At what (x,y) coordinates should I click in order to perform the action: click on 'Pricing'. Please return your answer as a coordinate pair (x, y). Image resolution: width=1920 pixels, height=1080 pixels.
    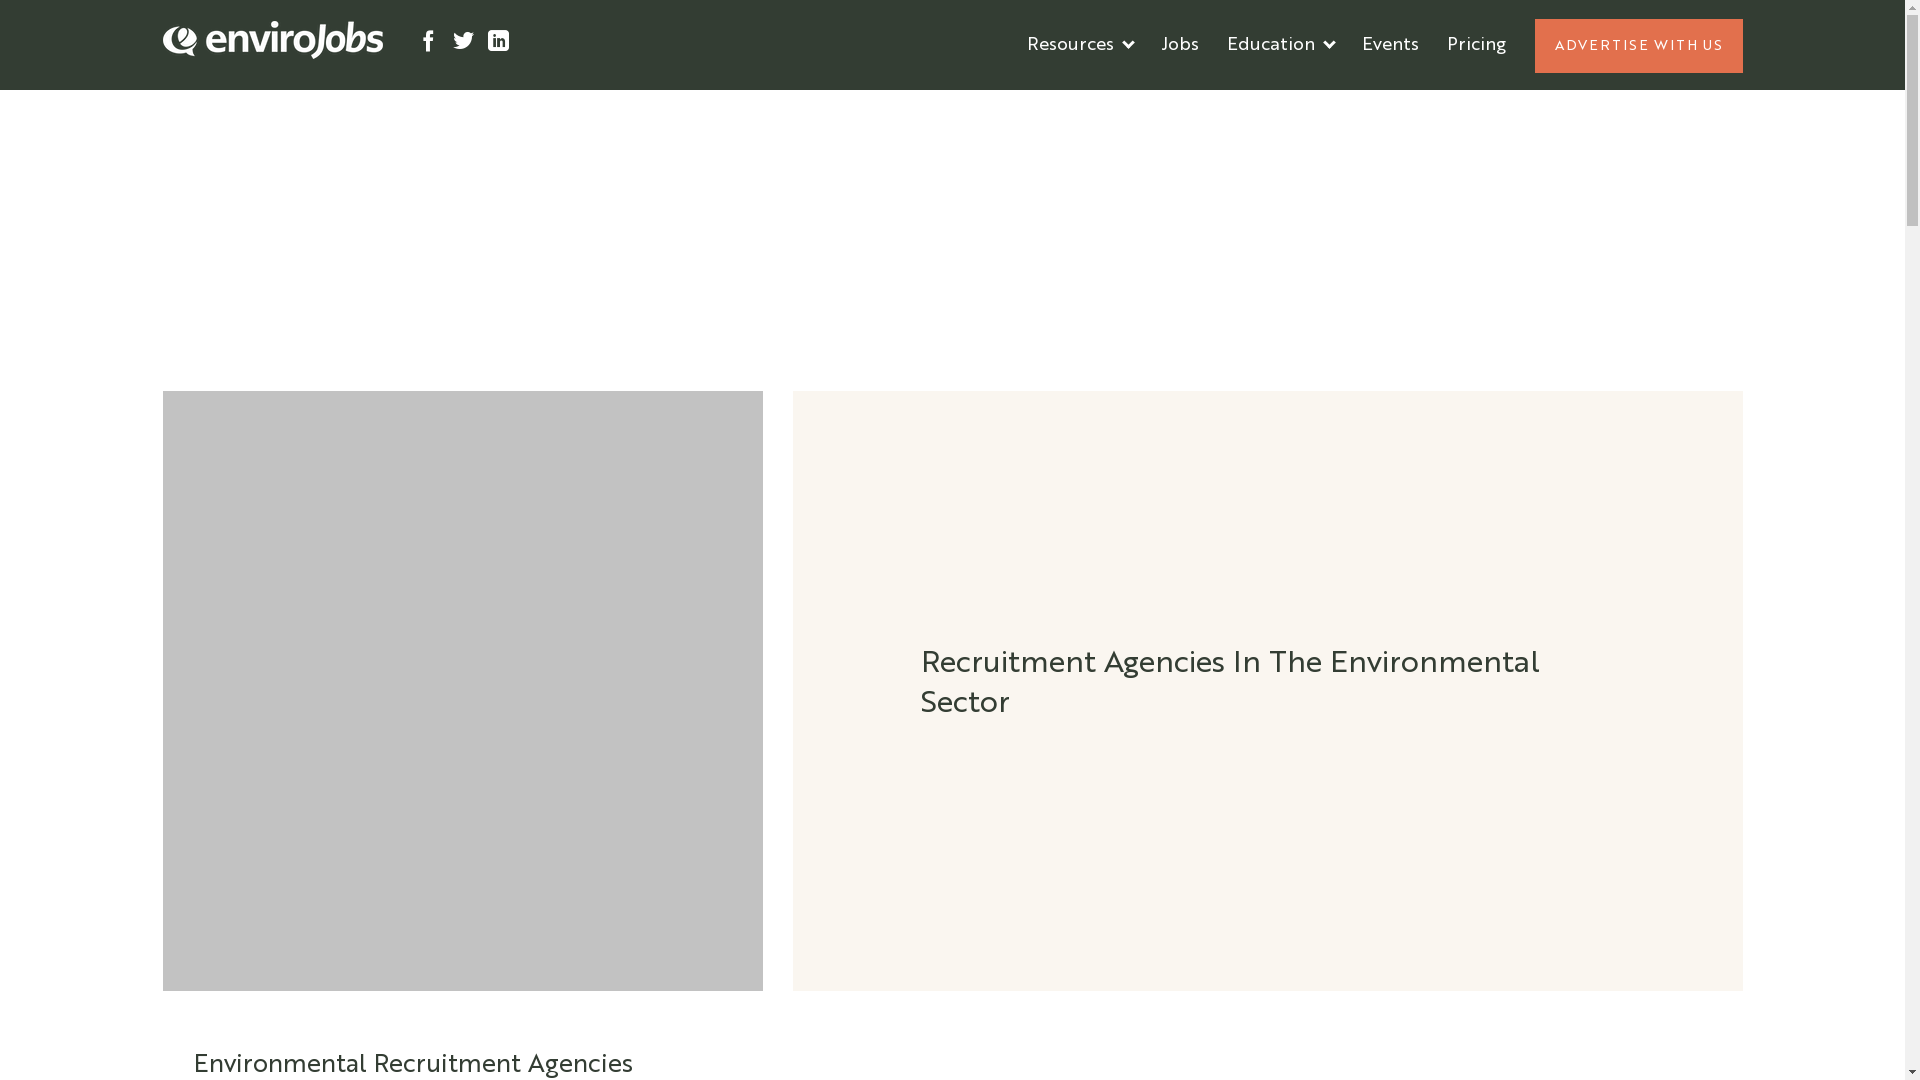
    Looking at the image, I should click on (1430, 45).